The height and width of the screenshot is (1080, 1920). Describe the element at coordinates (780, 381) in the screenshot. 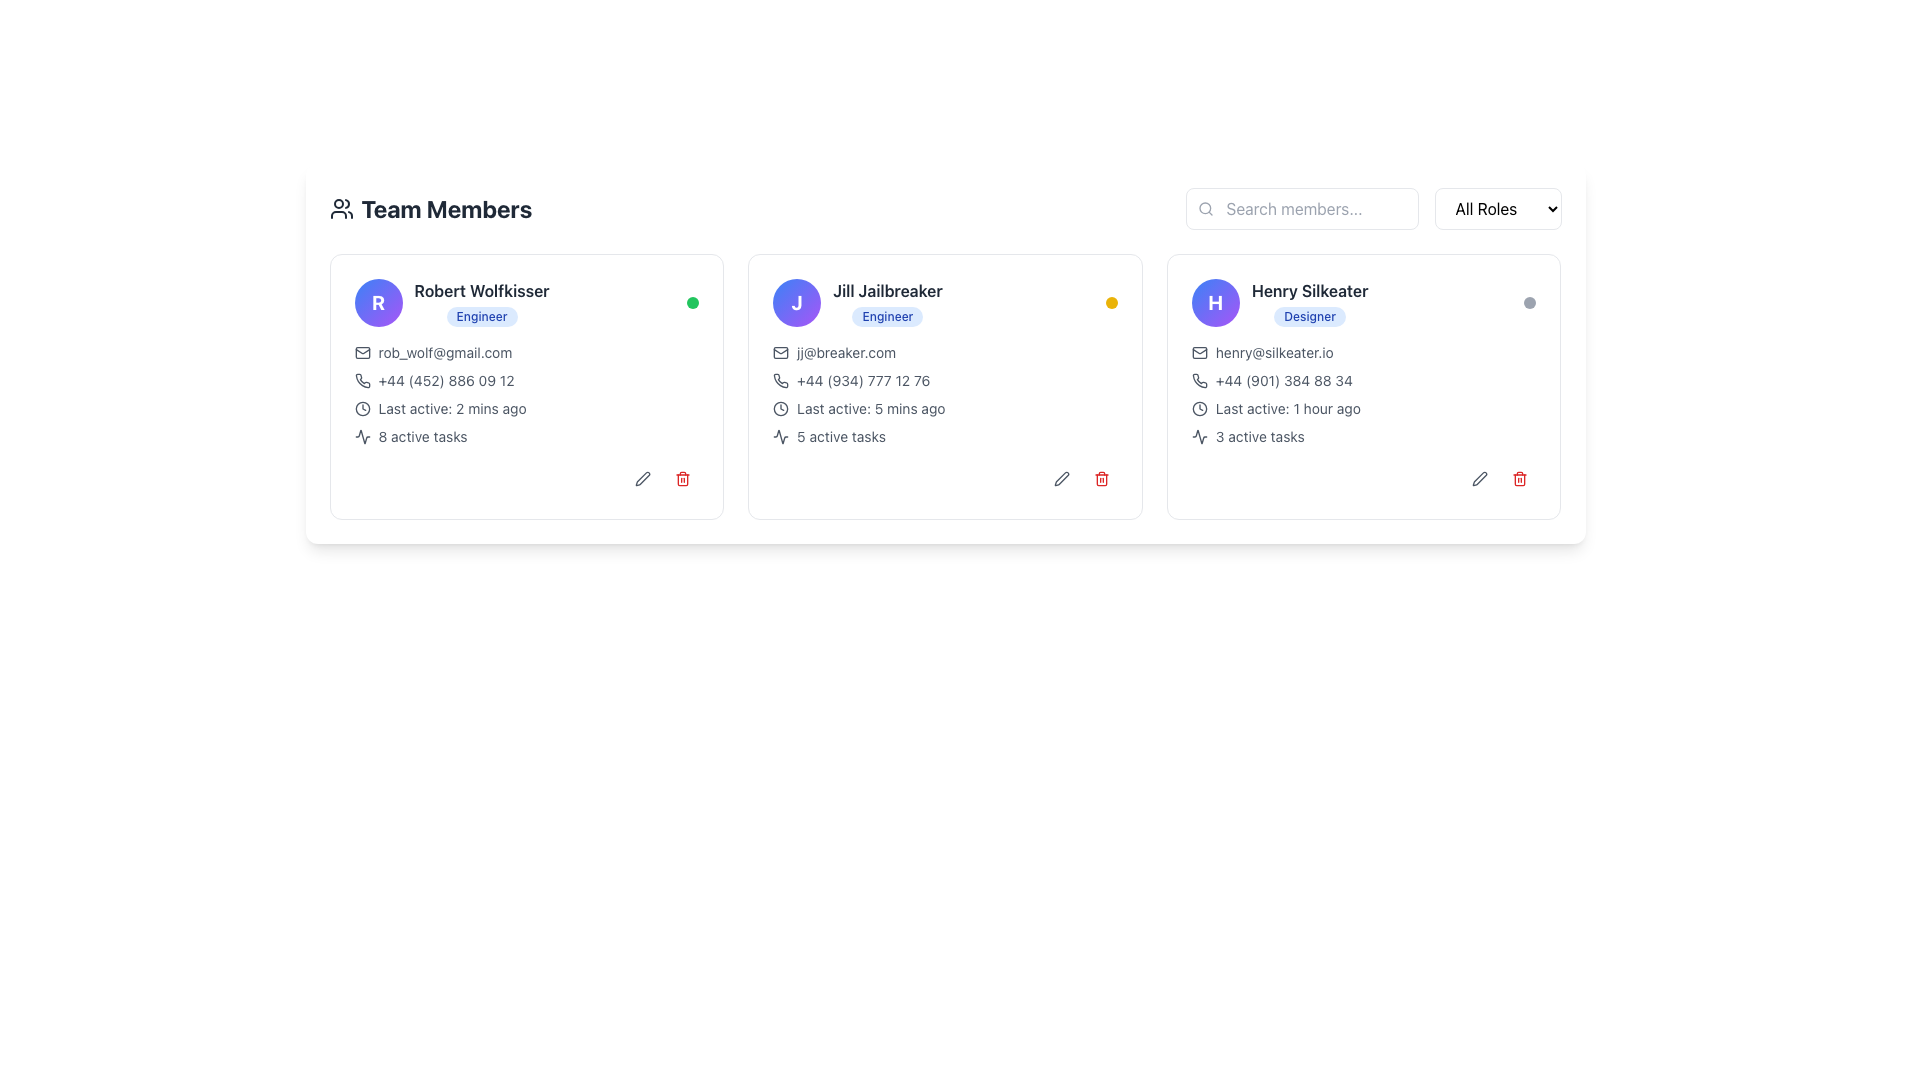

I see `the phone icon associated with 'Jill Jailbreaker' to initiate a call action` at that location.